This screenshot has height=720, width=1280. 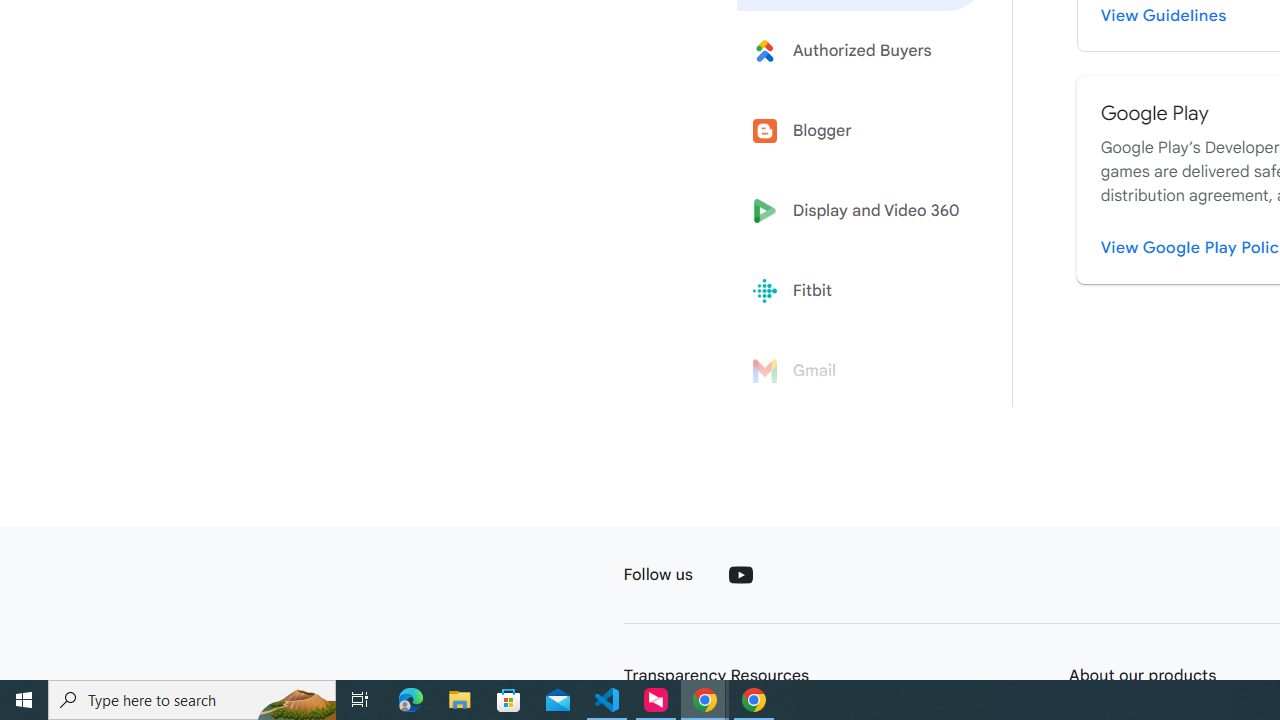 What do you see at coordinates (862, 291) in the screenshot?
I see `'Fitbit'` at bounding box center [862, 291].